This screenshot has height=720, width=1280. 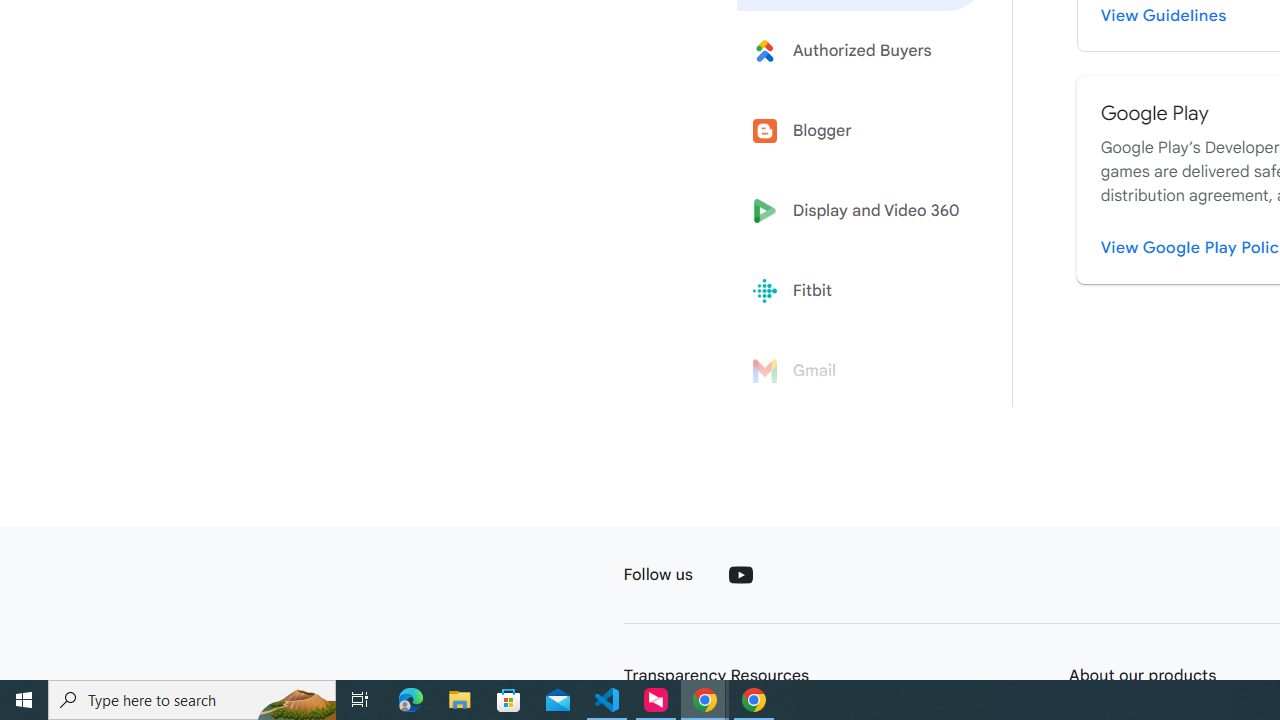 What do you see at coordinates (862, 291) in the screenshot?
I see `'Fitbit'` at bounding box center [862, 291].